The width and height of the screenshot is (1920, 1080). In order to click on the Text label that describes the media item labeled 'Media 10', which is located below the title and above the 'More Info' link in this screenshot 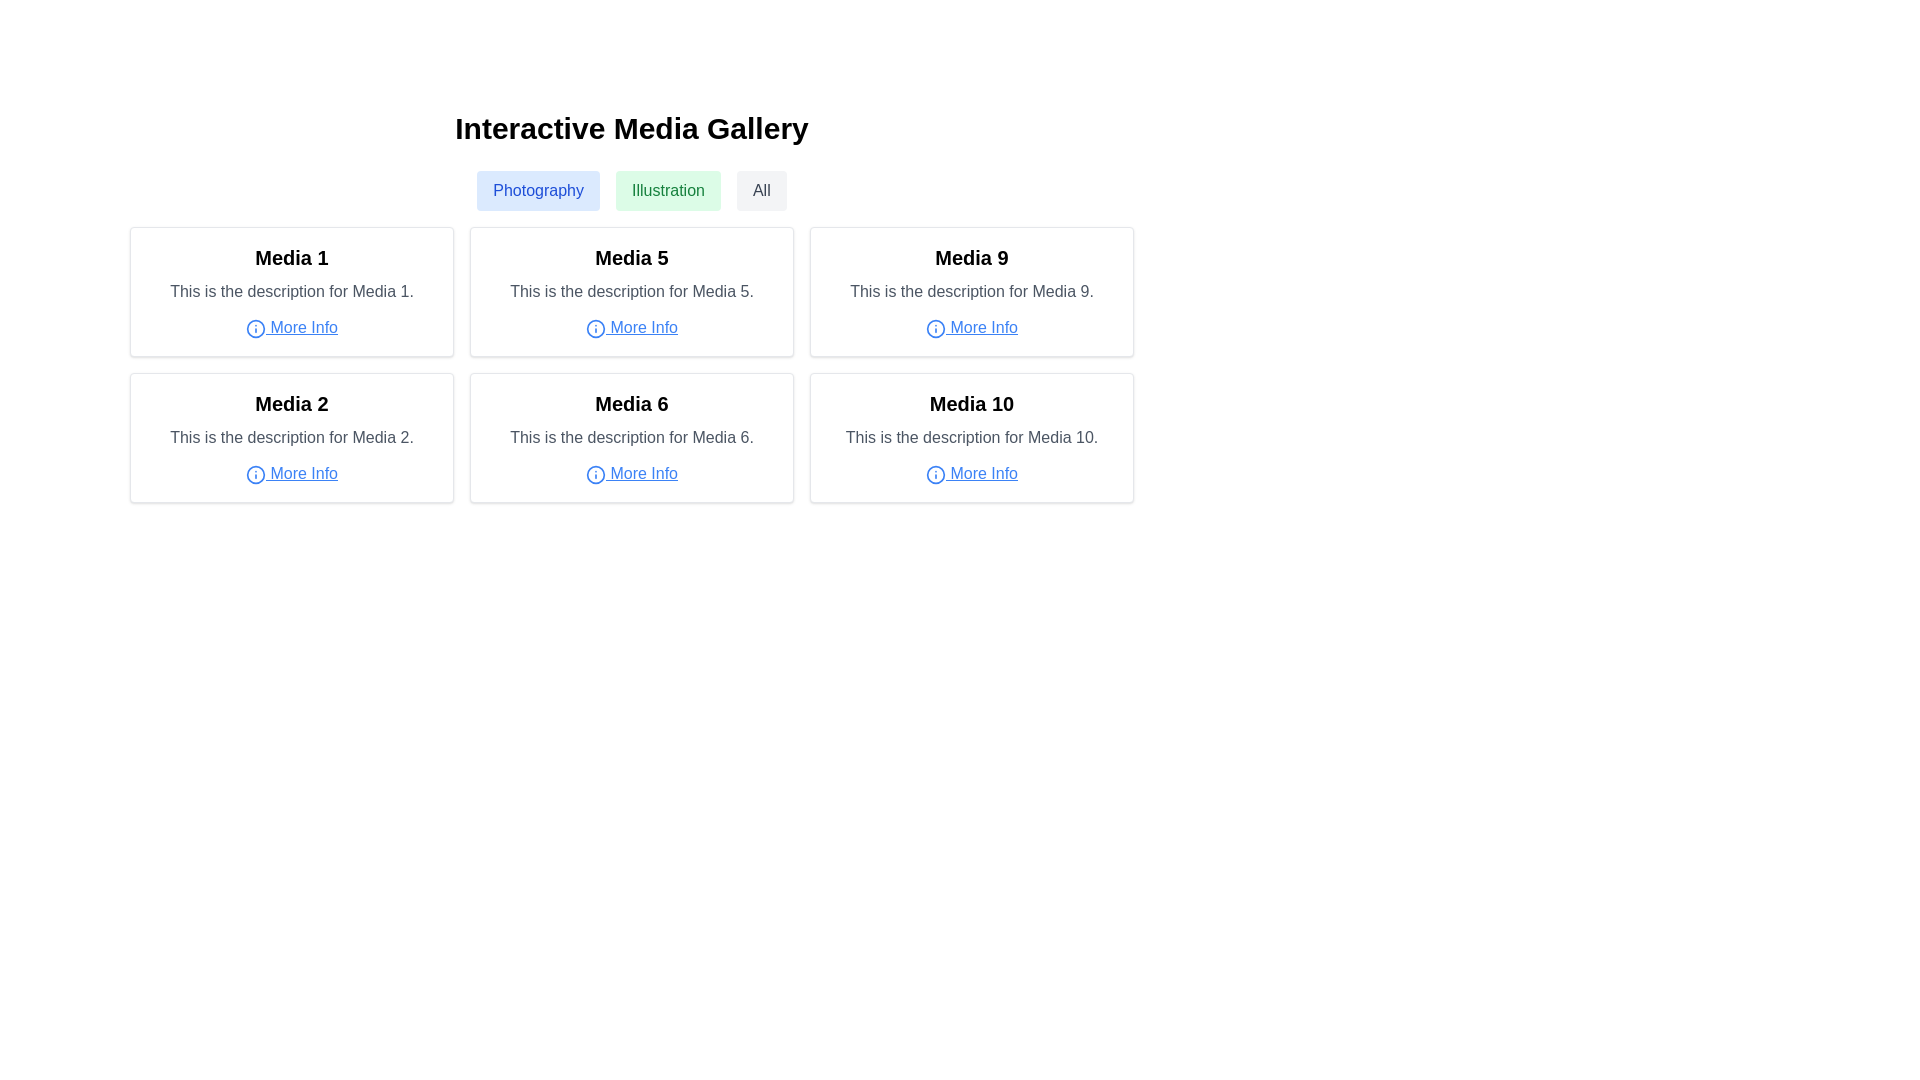, I will do `click(971, 437)`.